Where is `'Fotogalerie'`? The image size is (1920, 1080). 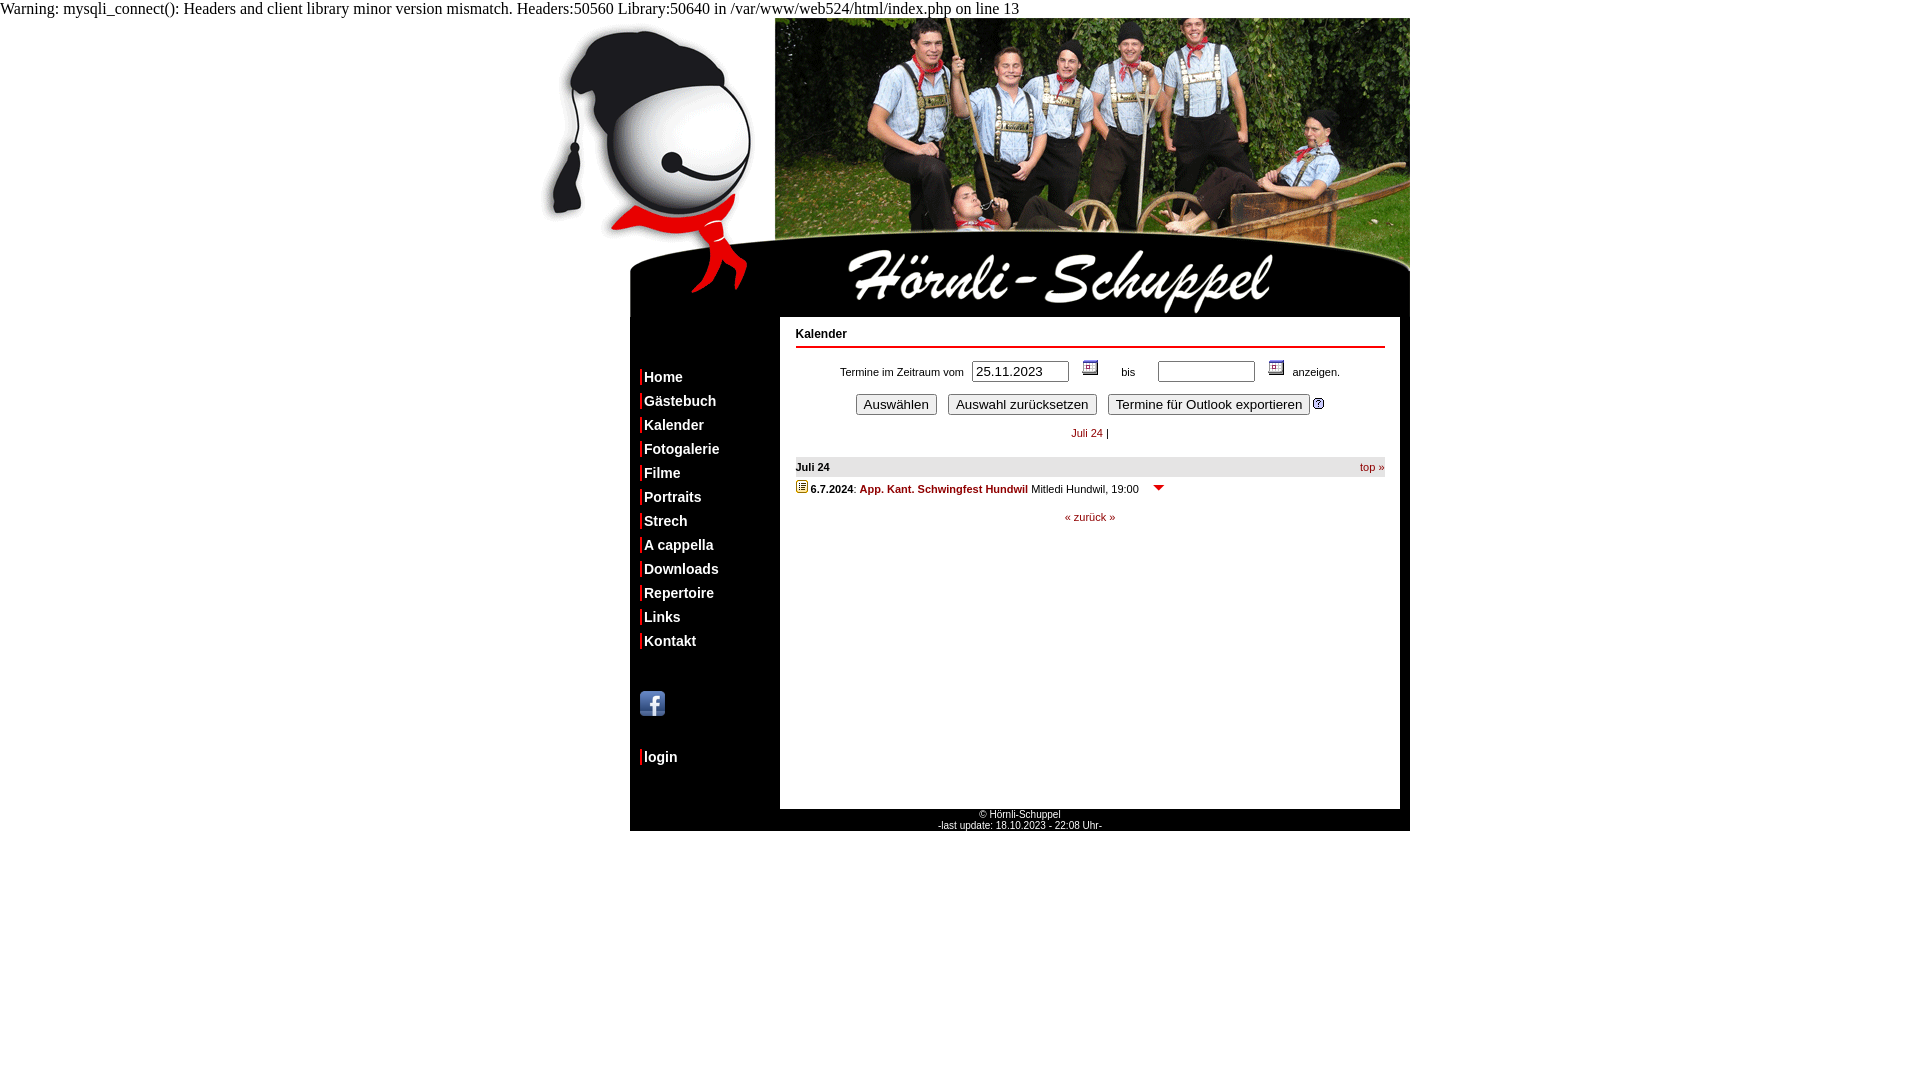 'Fotogalerie' is located at coordinates (710, 447).